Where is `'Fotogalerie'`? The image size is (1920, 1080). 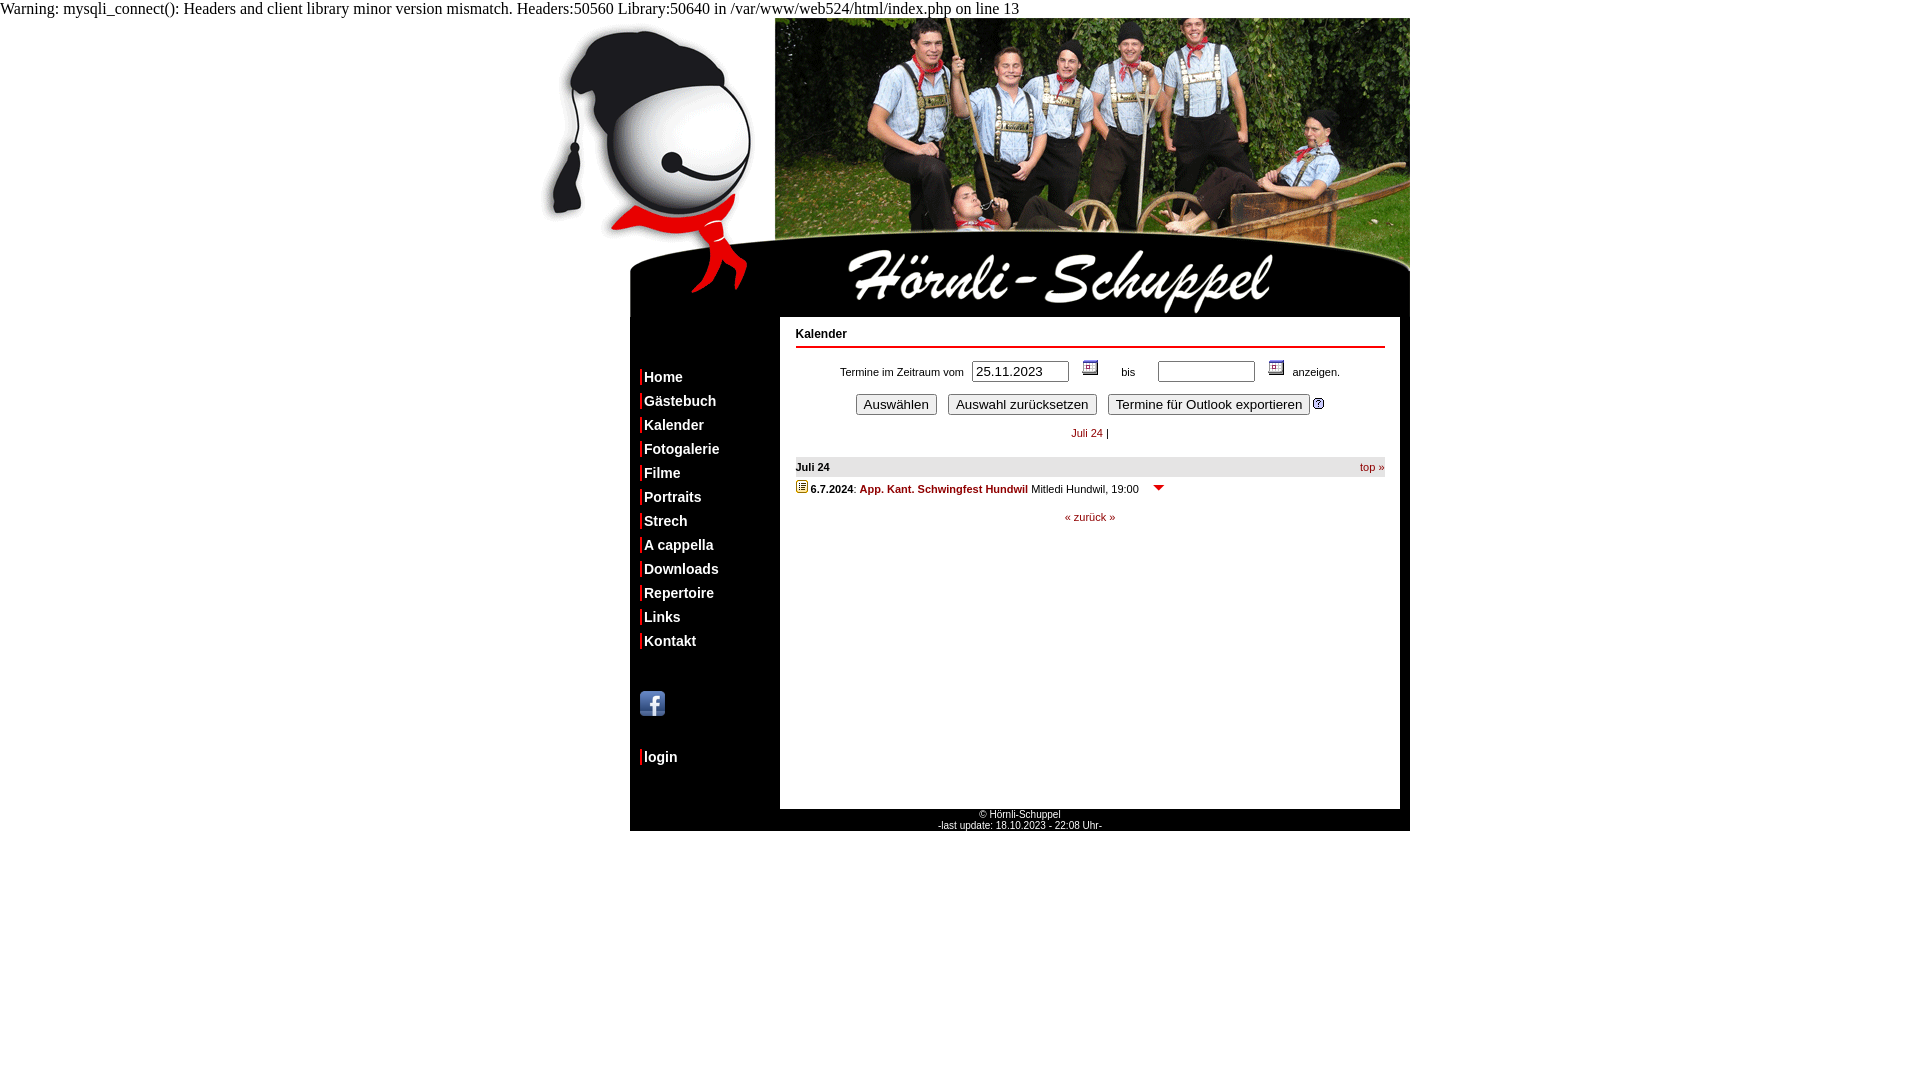 'Fotogalerie' is located at coordinates (710, 447).